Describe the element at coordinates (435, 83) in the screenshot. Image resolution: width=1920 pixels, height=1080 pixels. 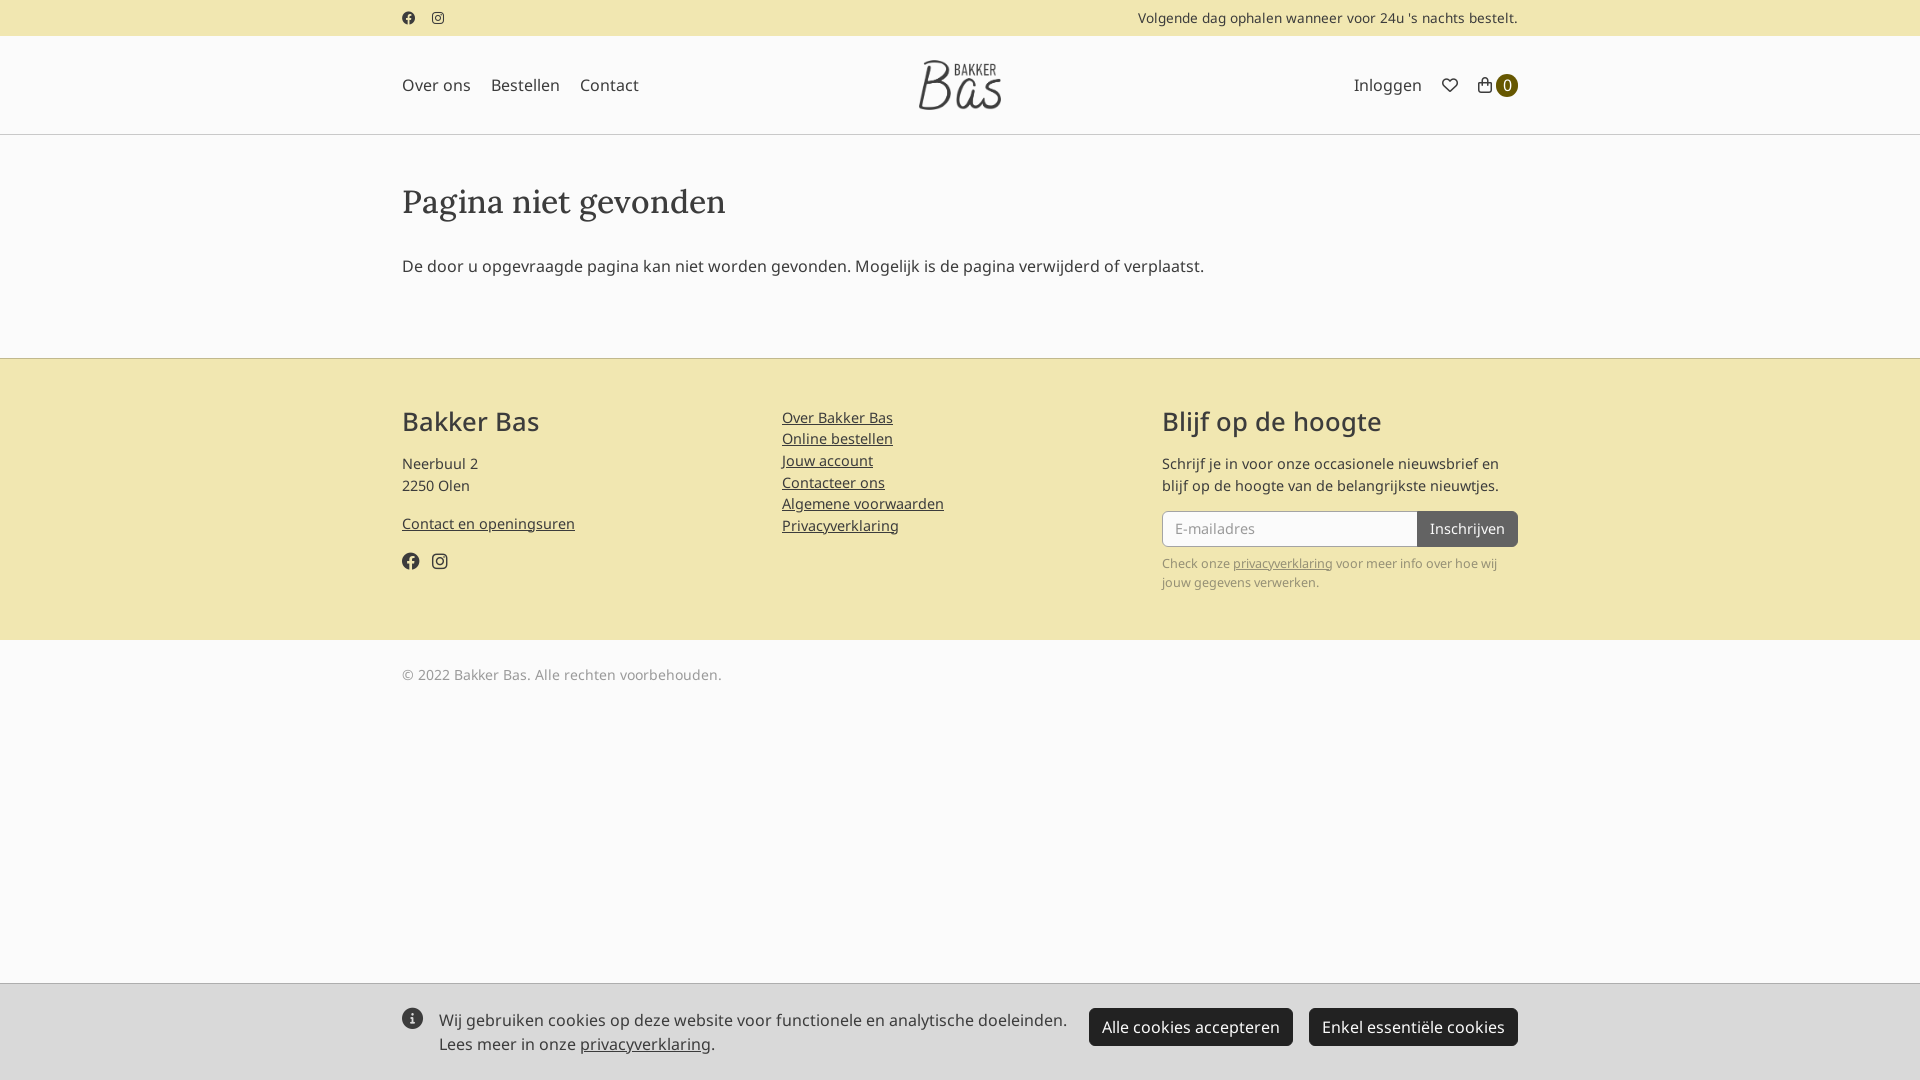
I see `'Over ons'` at that location.